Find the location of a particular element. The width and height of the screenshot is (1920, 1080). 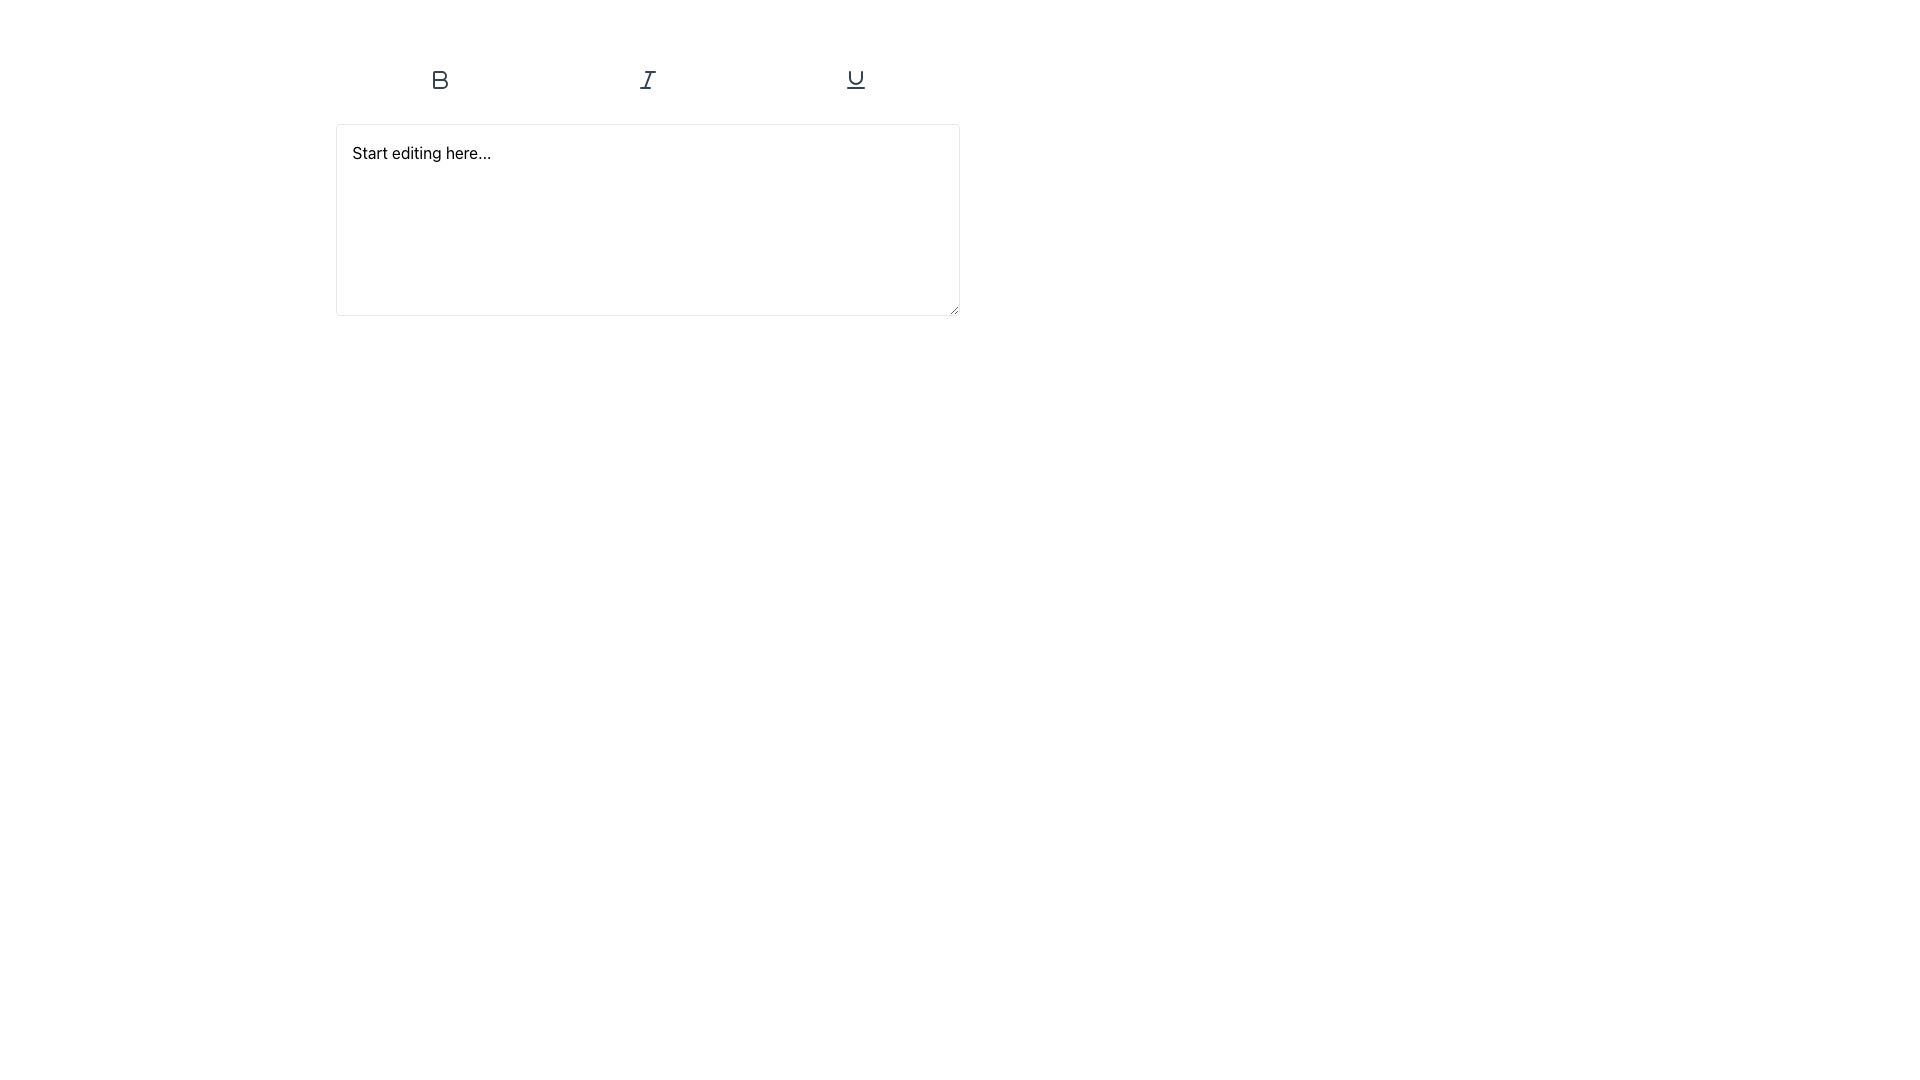

the center icon button in the horizontal toolbar to apply italic formatting to the selected text is located at coordinates (647, 79).